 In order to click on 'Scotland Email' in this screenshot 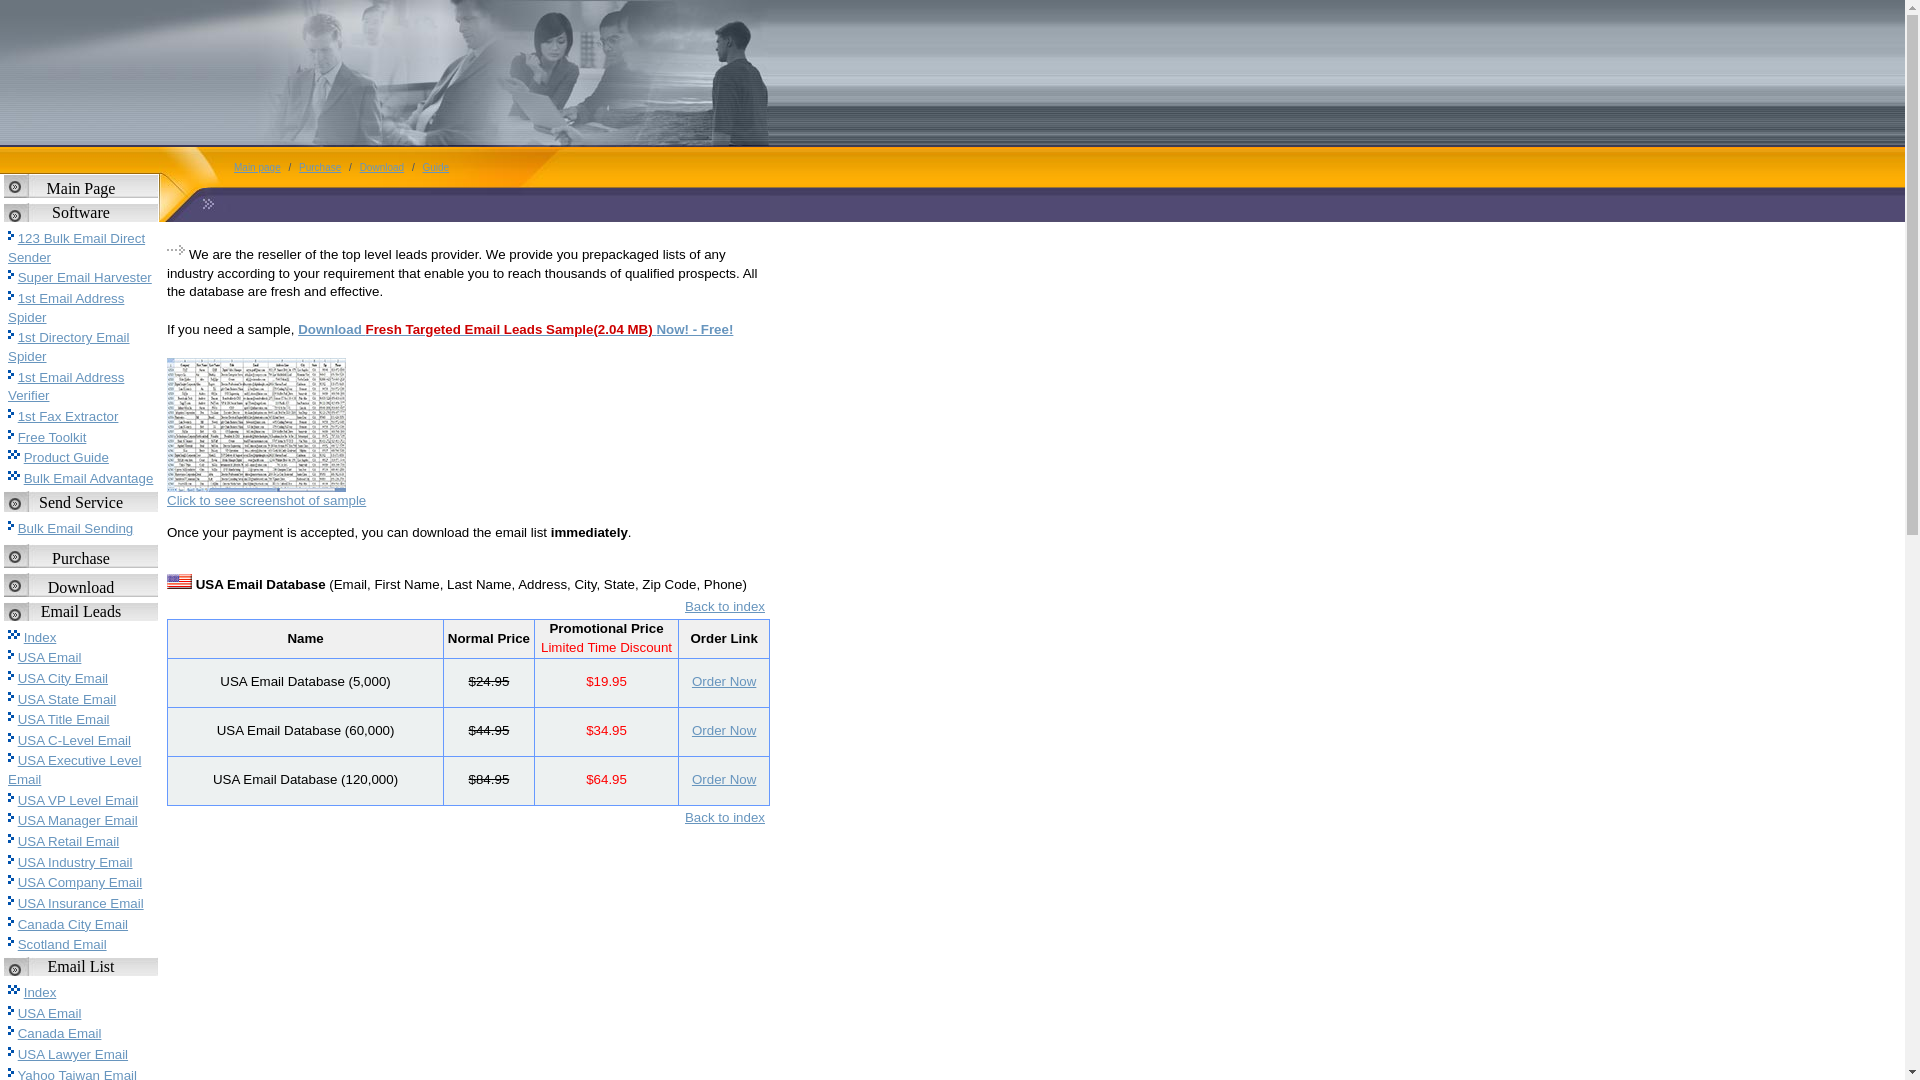, I will do `click(62, 944)`.